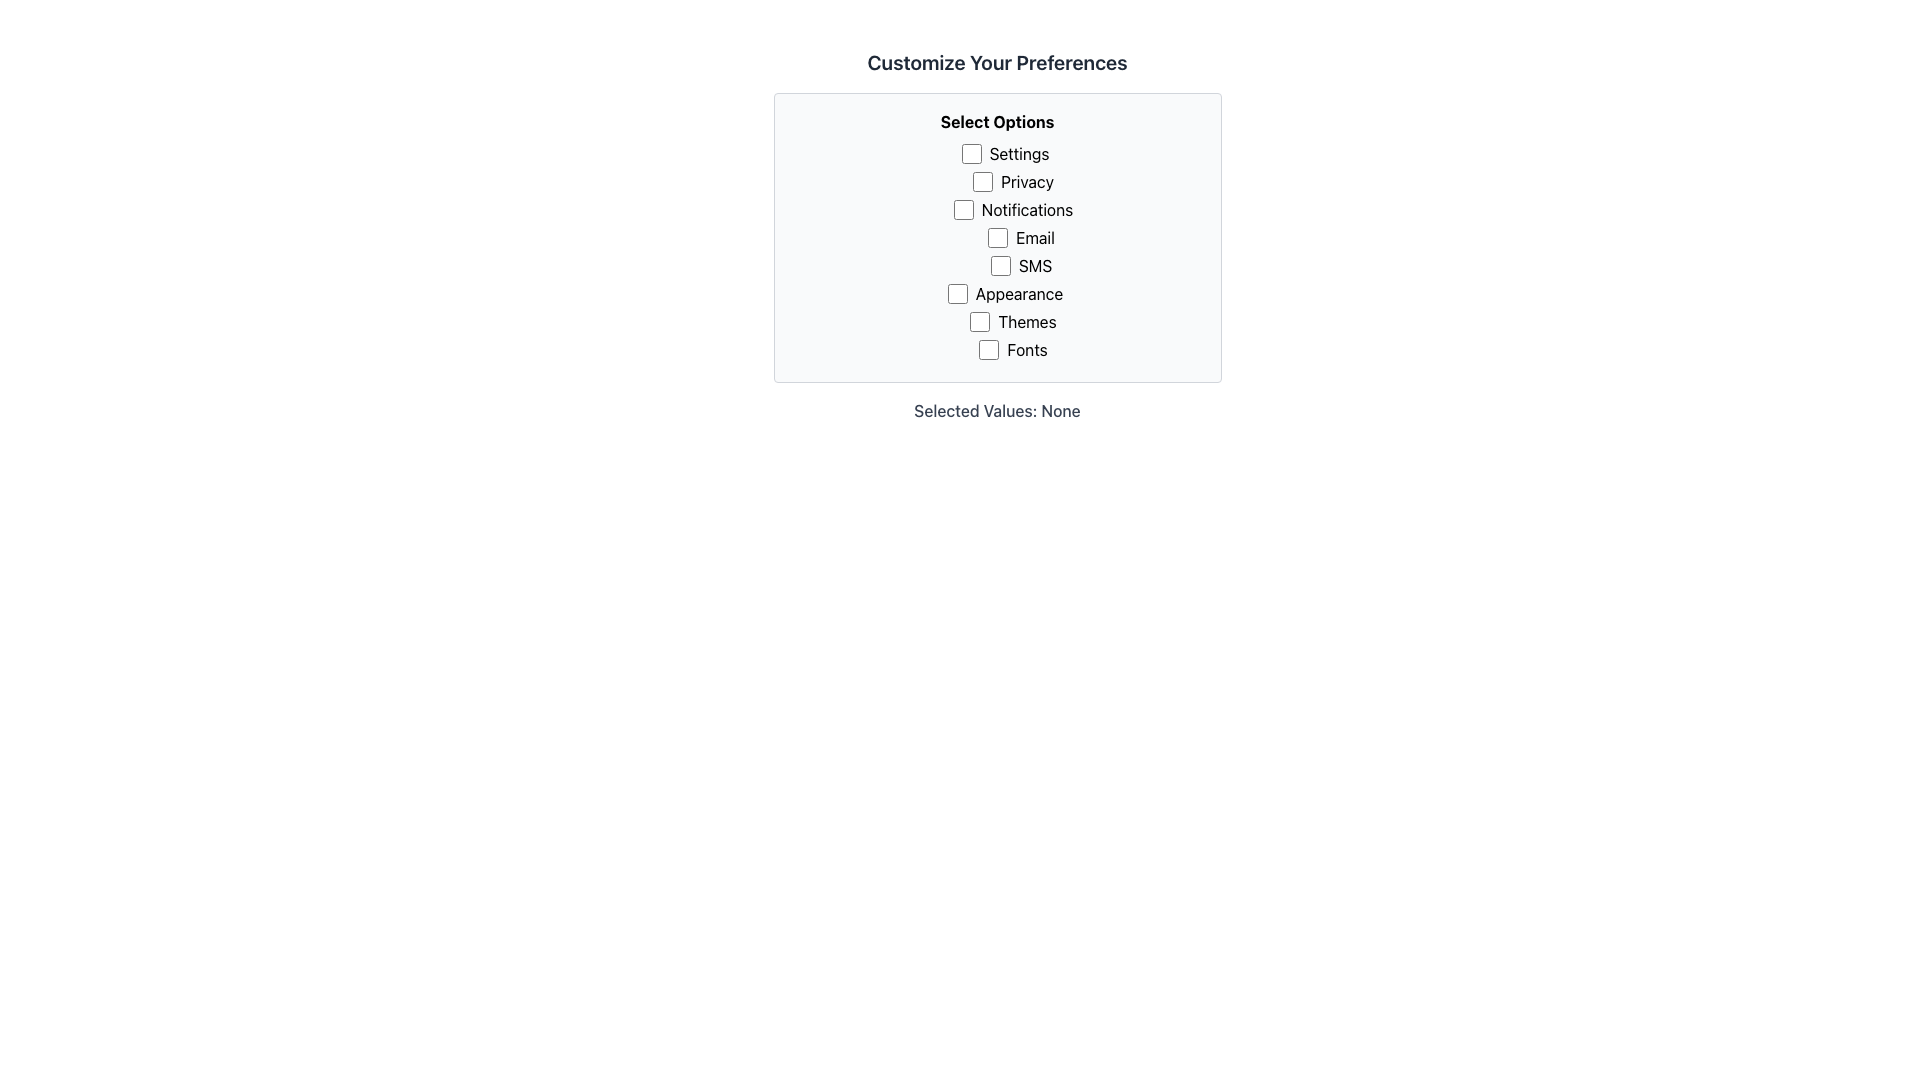 This screenshot has height=1080, width=1920. What do you see at coordinates (963, 209) in the screenshot?
I see `the 'Notifications' checkbox` at bounding box center [963, 209].